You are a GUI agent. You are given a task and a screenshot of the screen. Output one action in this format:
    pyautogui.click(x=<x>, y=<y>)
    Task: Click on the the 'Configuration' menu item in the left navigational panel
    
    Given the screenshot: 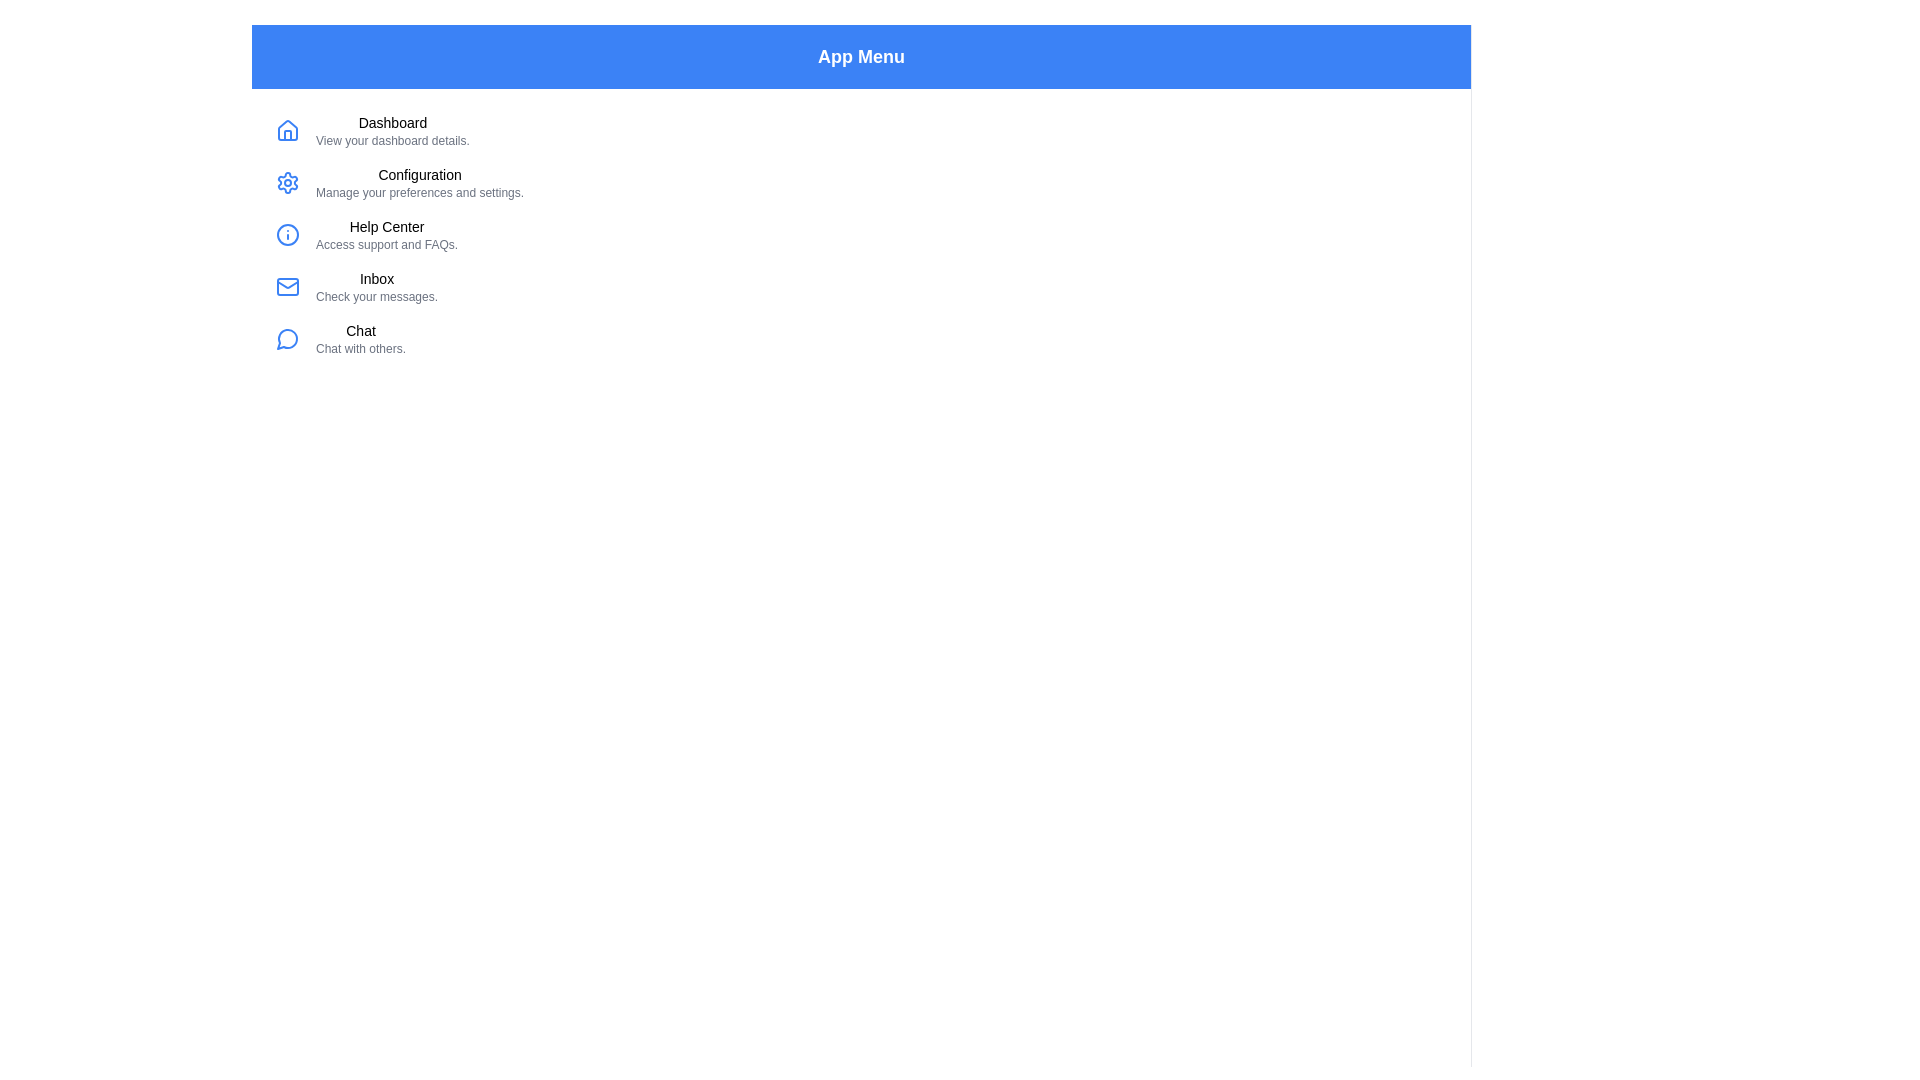 What is the action you would take?
    pyautogui.click(x=419, y=182)
    